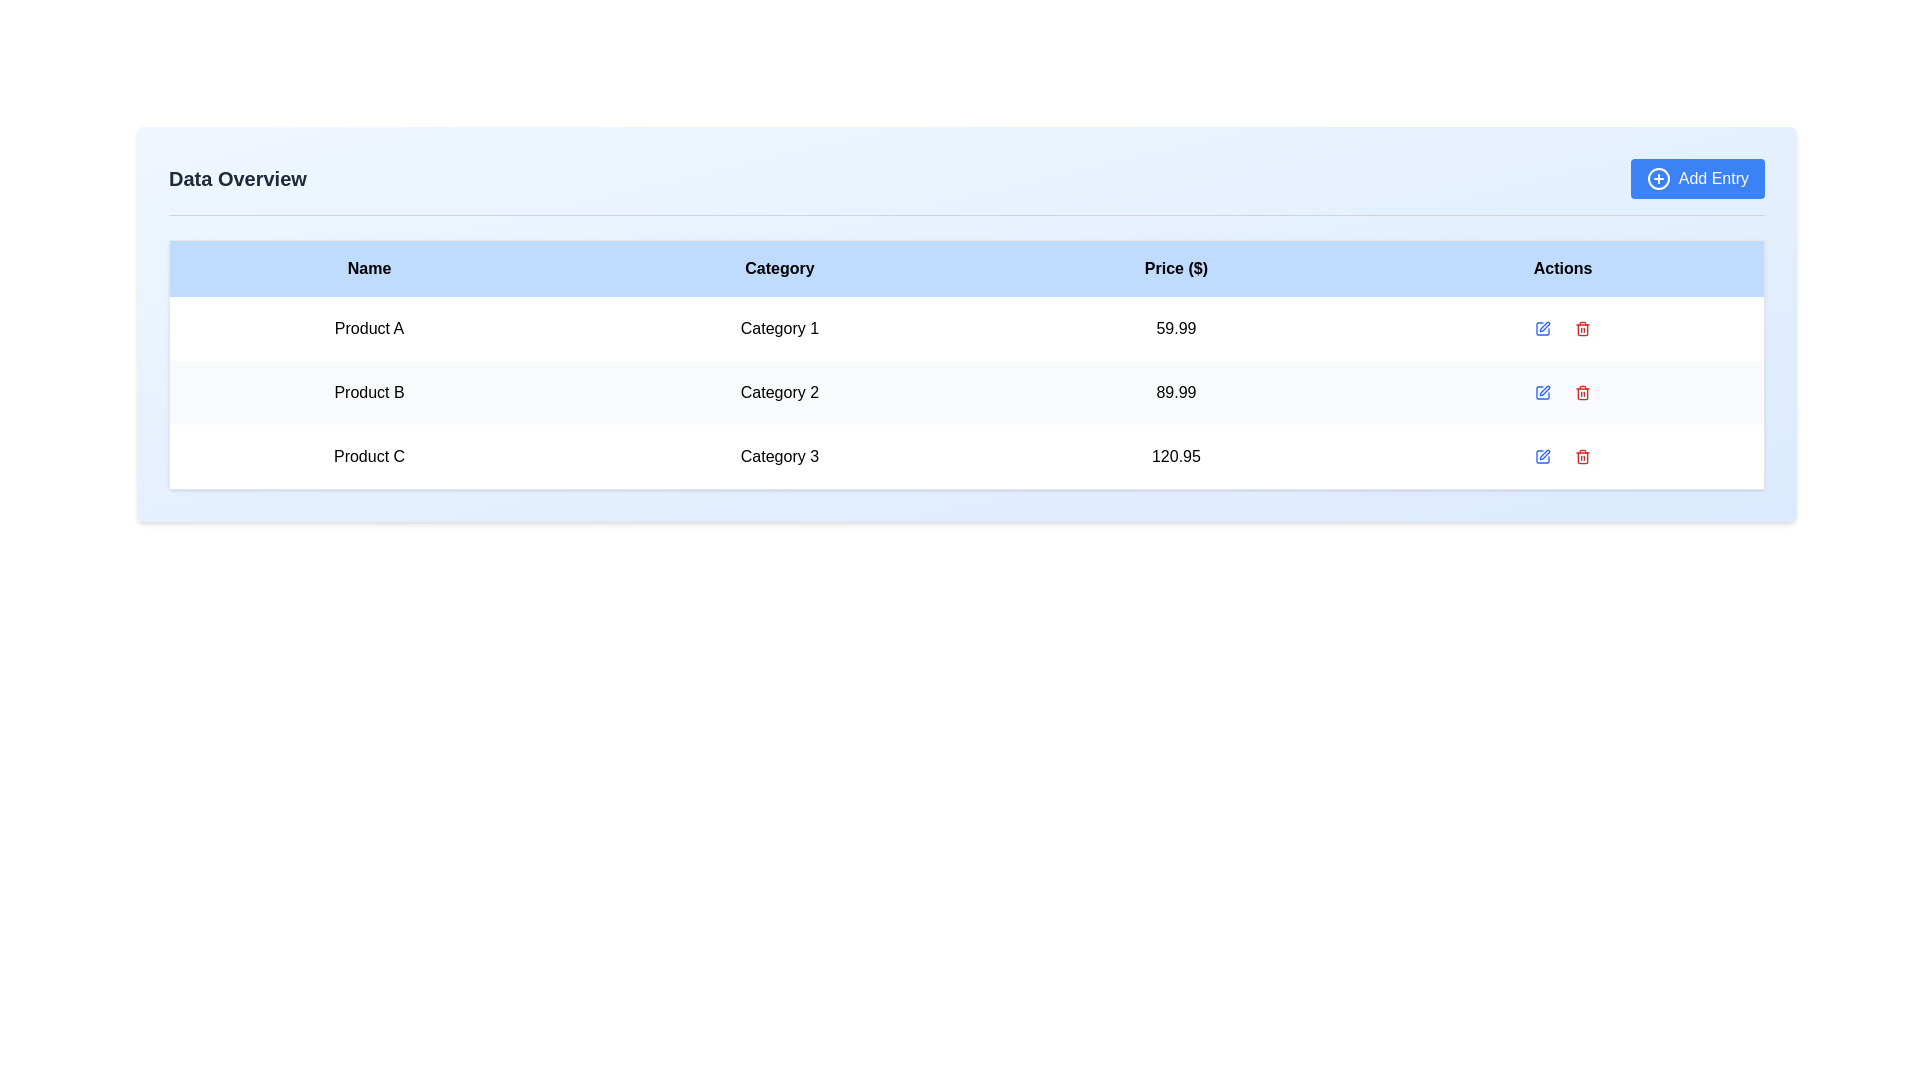 The width and height of the screenshot is (1920, 1080). Describe the element at coordinates (369, 267) in the screenshot. I see `the 'Name' header label in the table, which is the first column header with a blue background and bold black text` at that location.